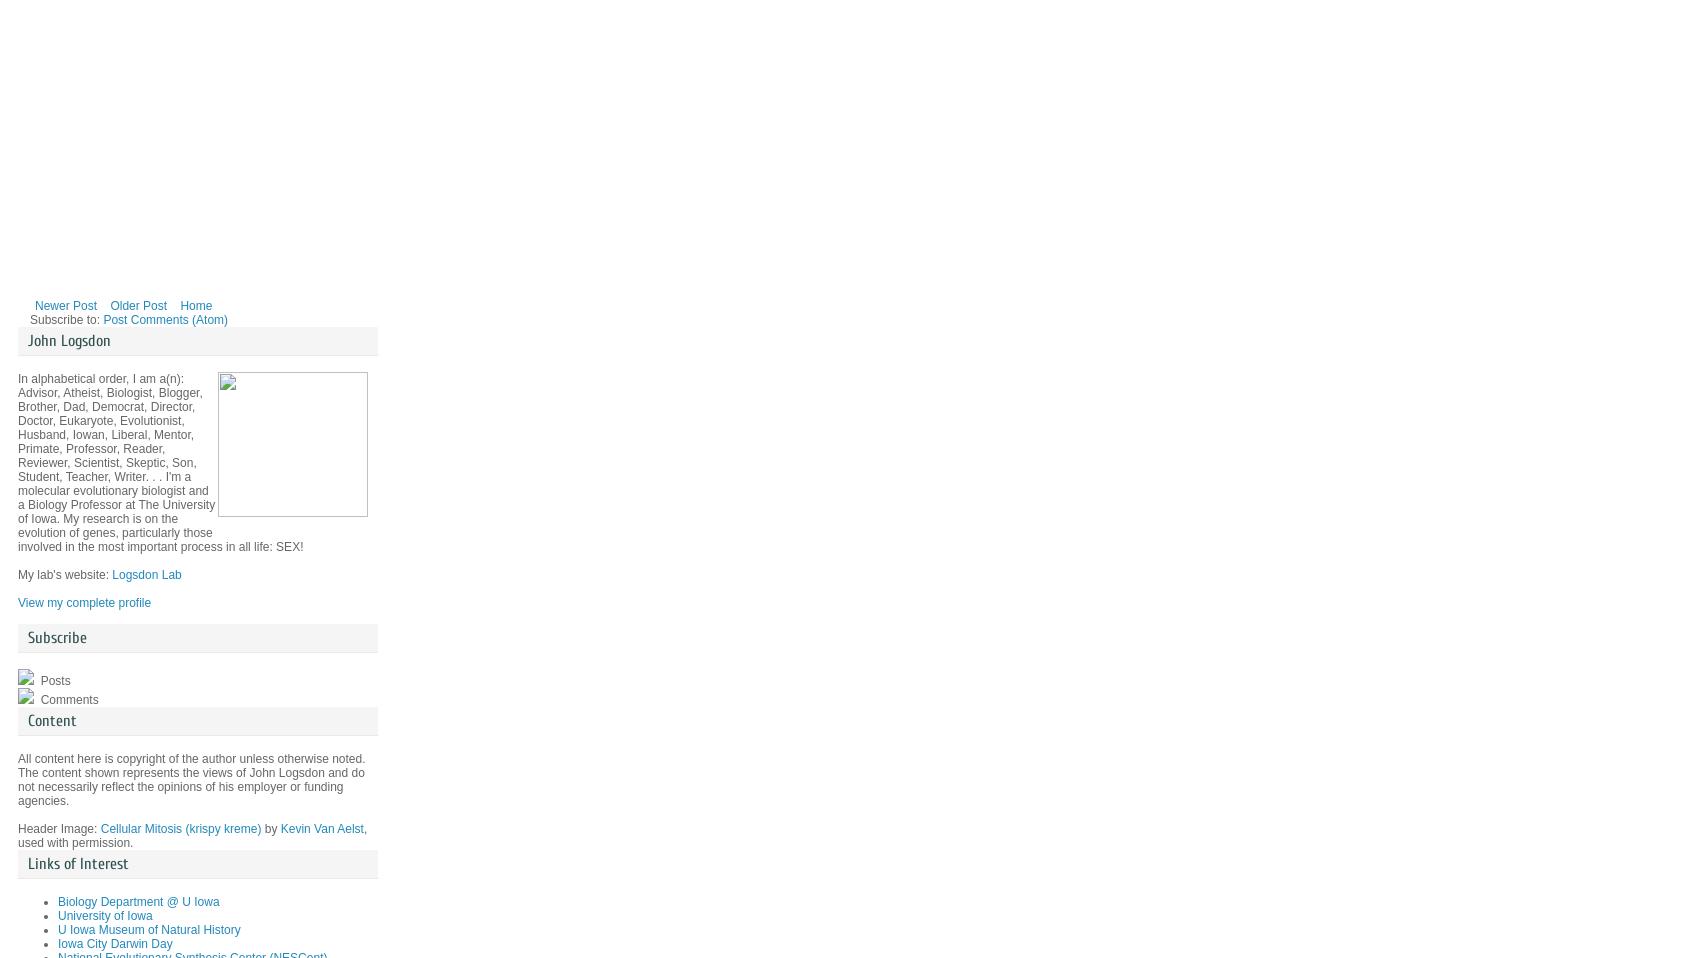 Image resolution: width=1700 pixels, height=958 pixels. What do you see at coordinates (320, 827) in the screenshot?
I see `'Kevin Van Aelst'` at bounding box center [320, 827].